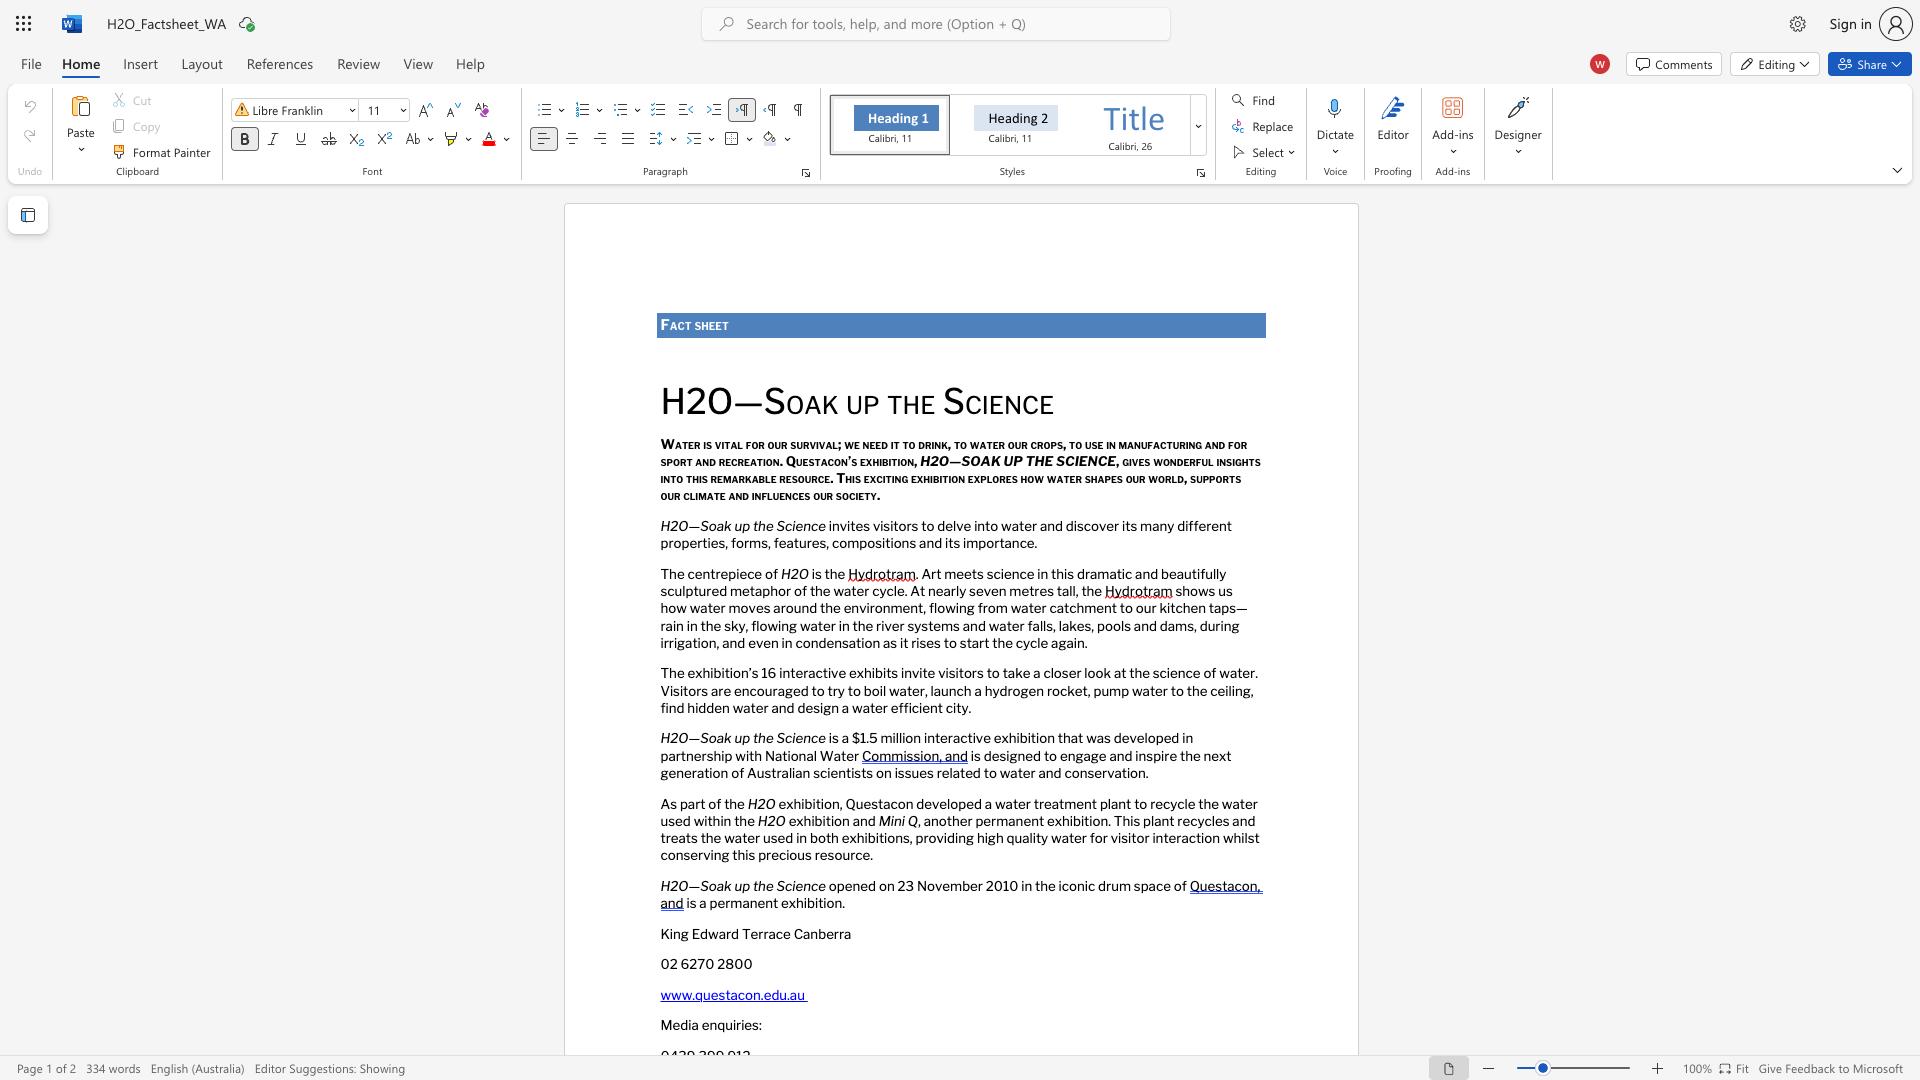 This screenshot has height=1080, width=1920. Describe the element at coordinates (1003, 402) in the screenshot. I see `the subset text "nc" within the text "H2O—Soak up the Science"` at that location.